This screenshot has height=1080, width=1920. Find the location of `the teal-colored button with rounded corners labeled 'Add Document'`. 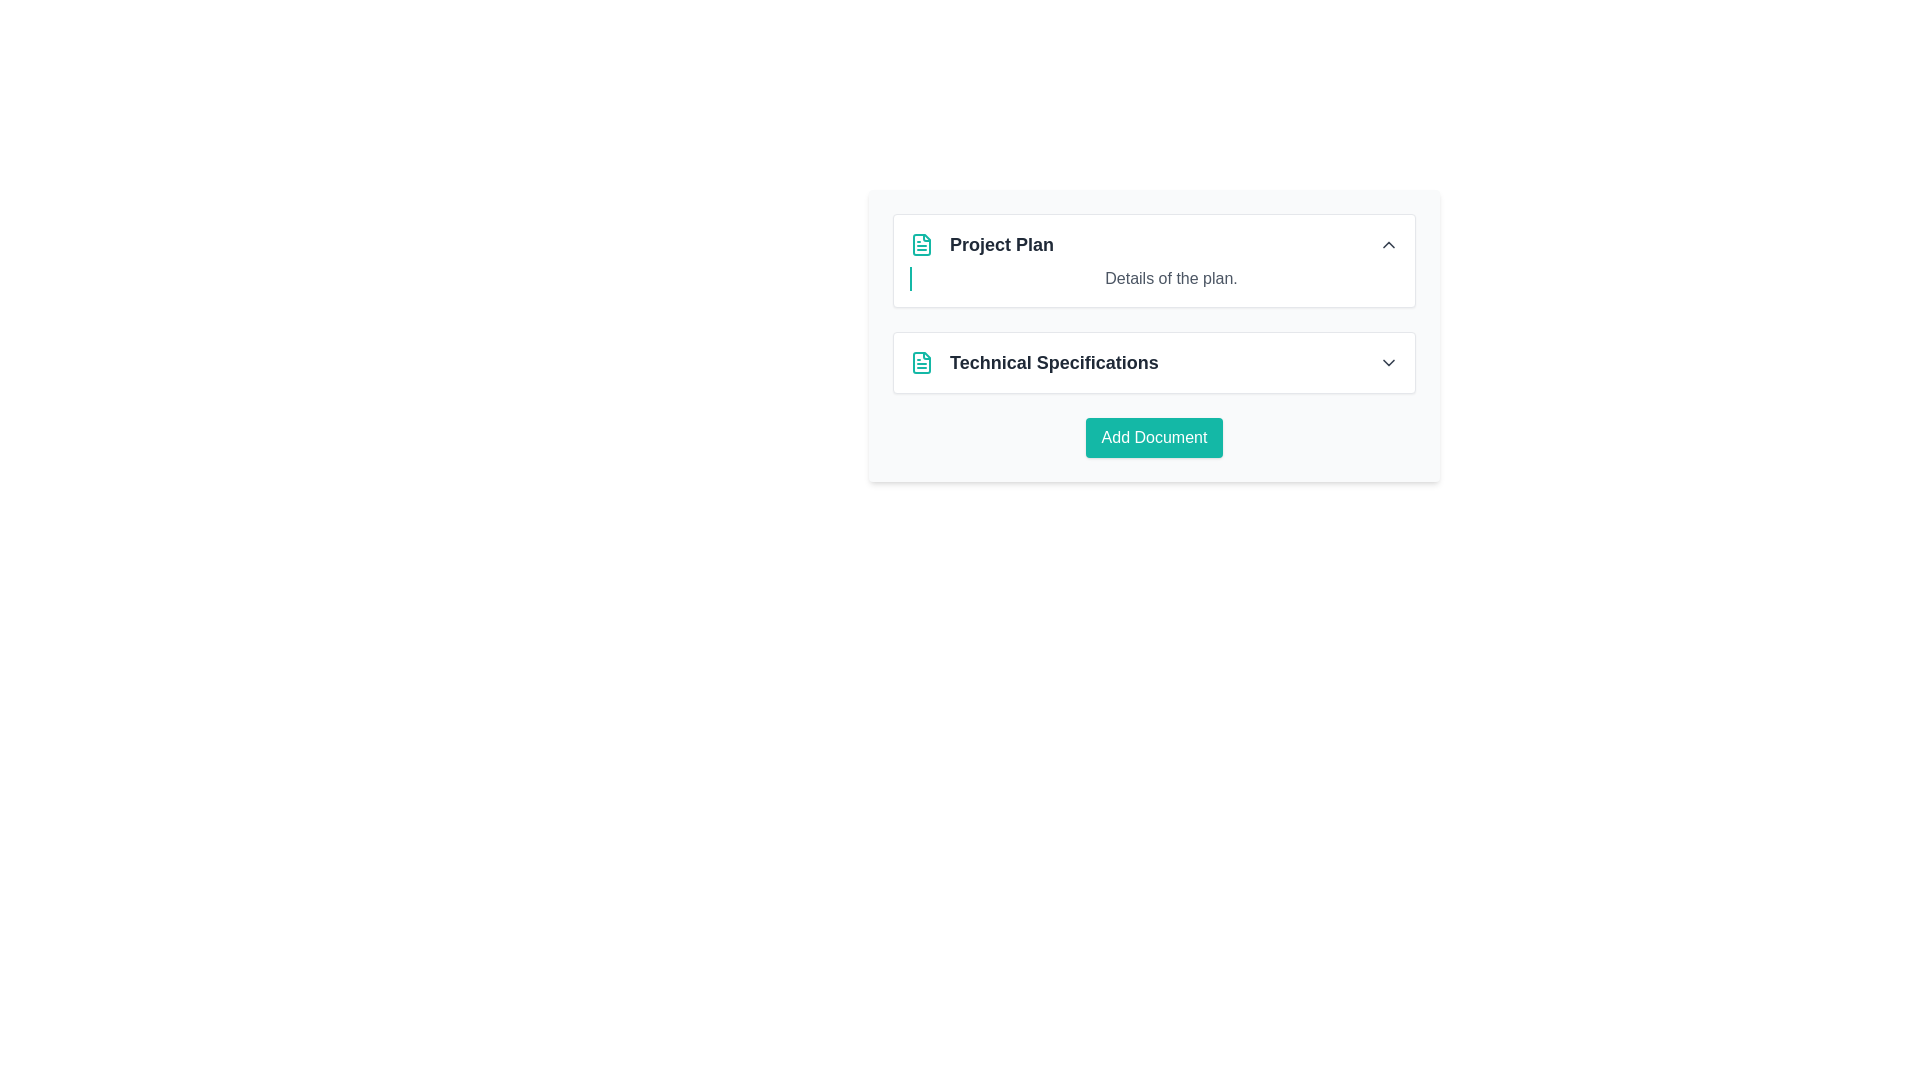

the teal-colored button with rounded corners labeled 'Add Document' is located at coordinates (1154, 437).